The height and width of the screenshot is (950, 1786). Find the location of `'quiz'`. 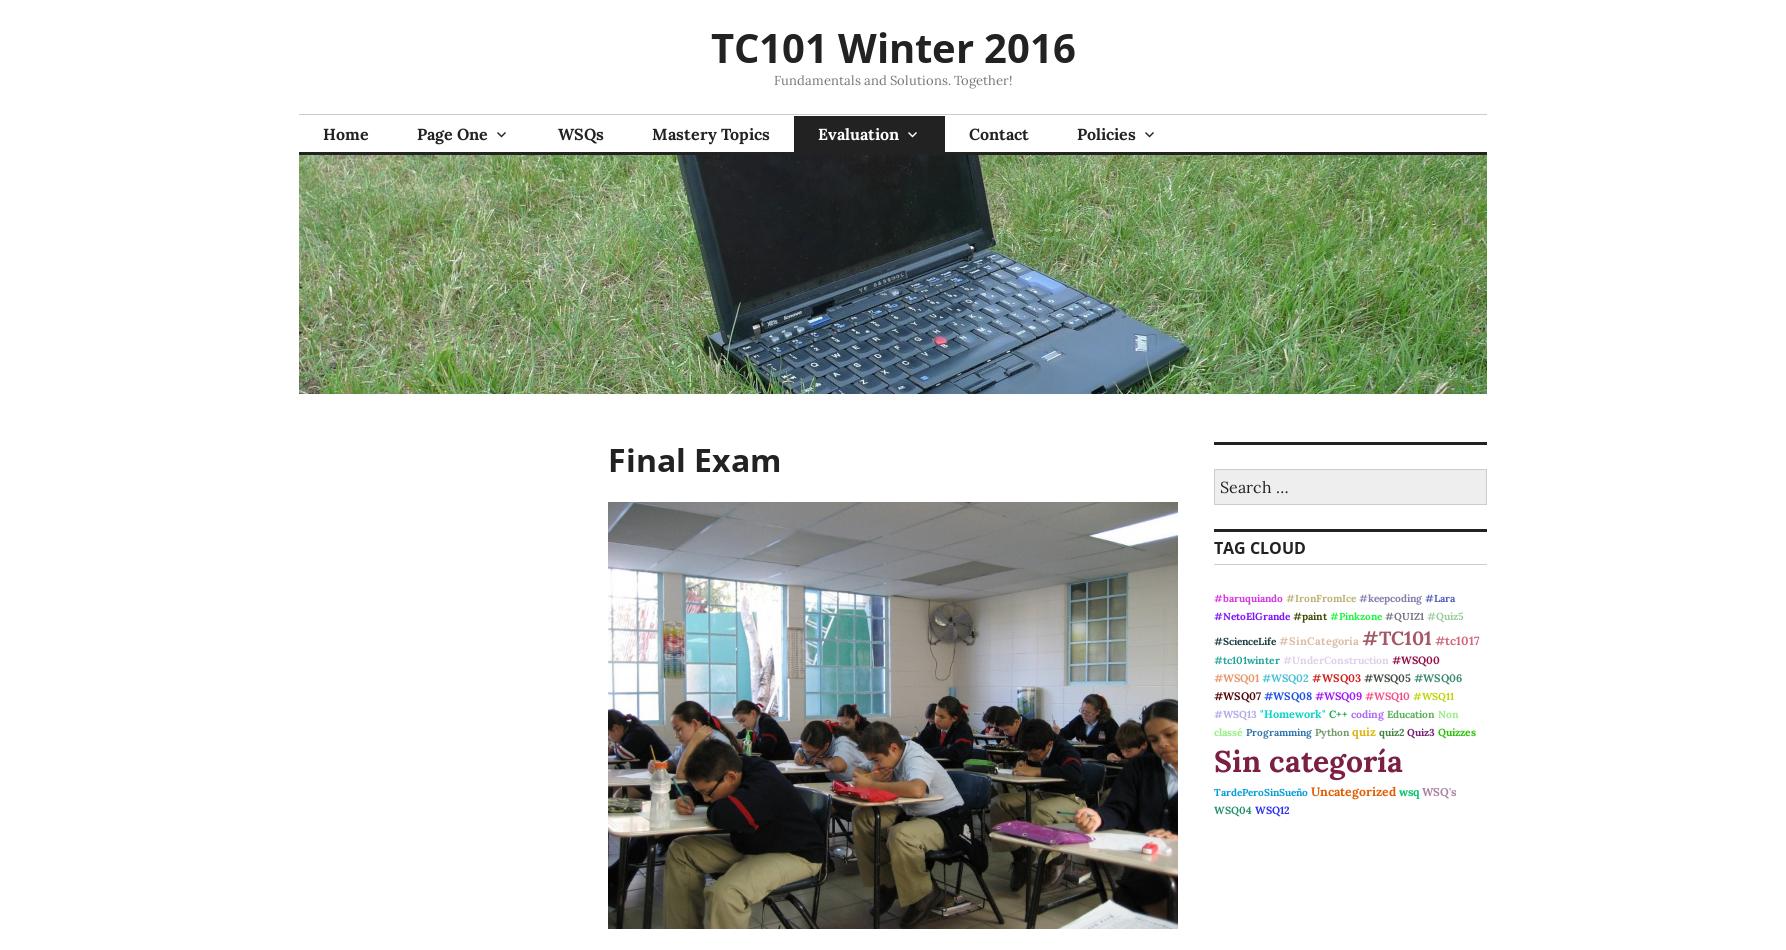

'quiz' is located at coordinates (1362, 730).